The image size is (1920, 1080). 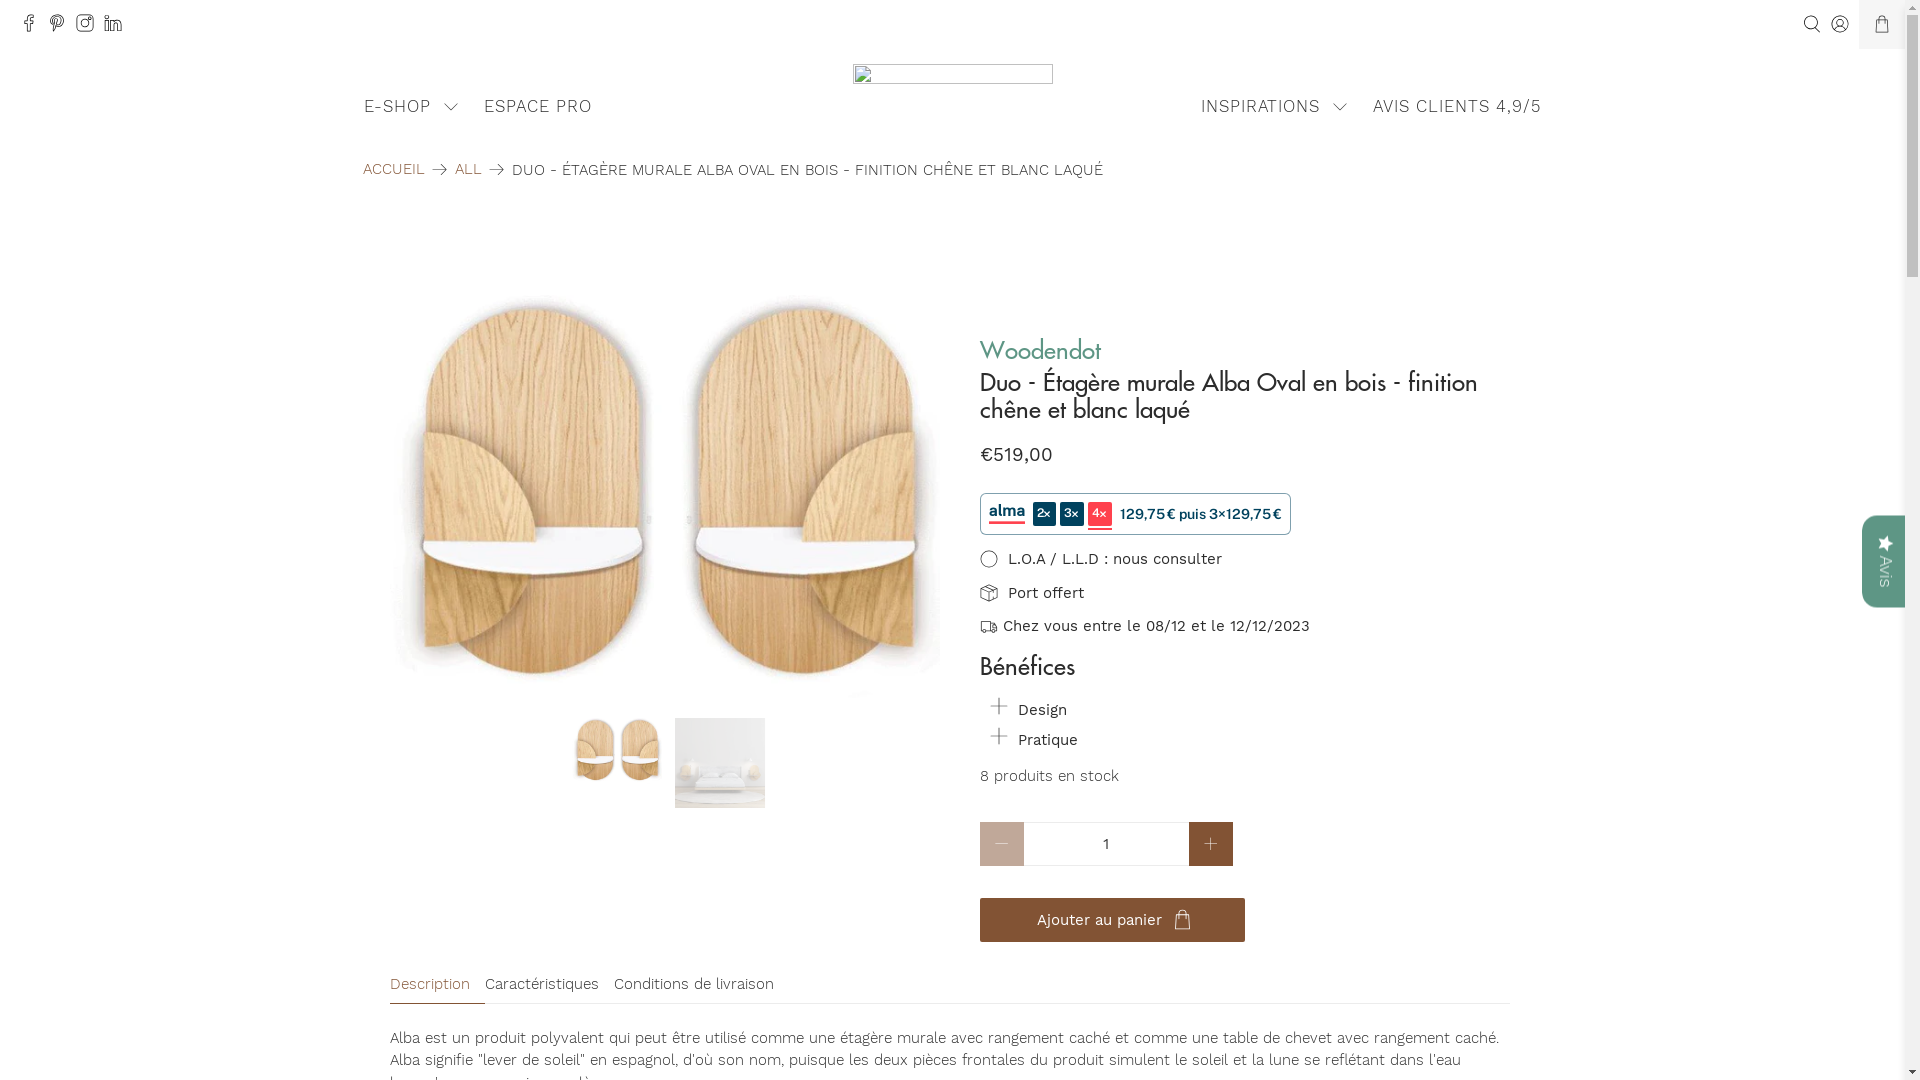 I want to click on 'INSPIRATIONS', so click(x=1190, y=106).